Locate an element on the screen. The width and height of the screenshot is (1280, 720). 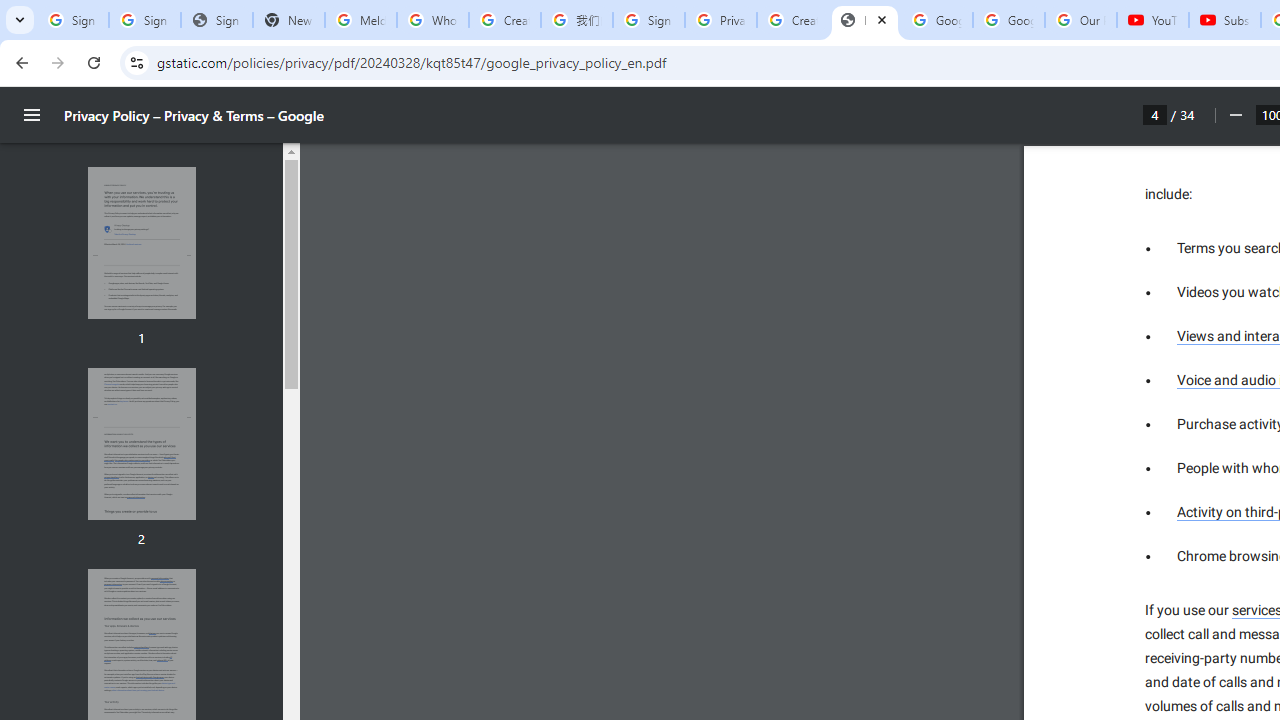
'Close' is located at coordinates (880, 19).